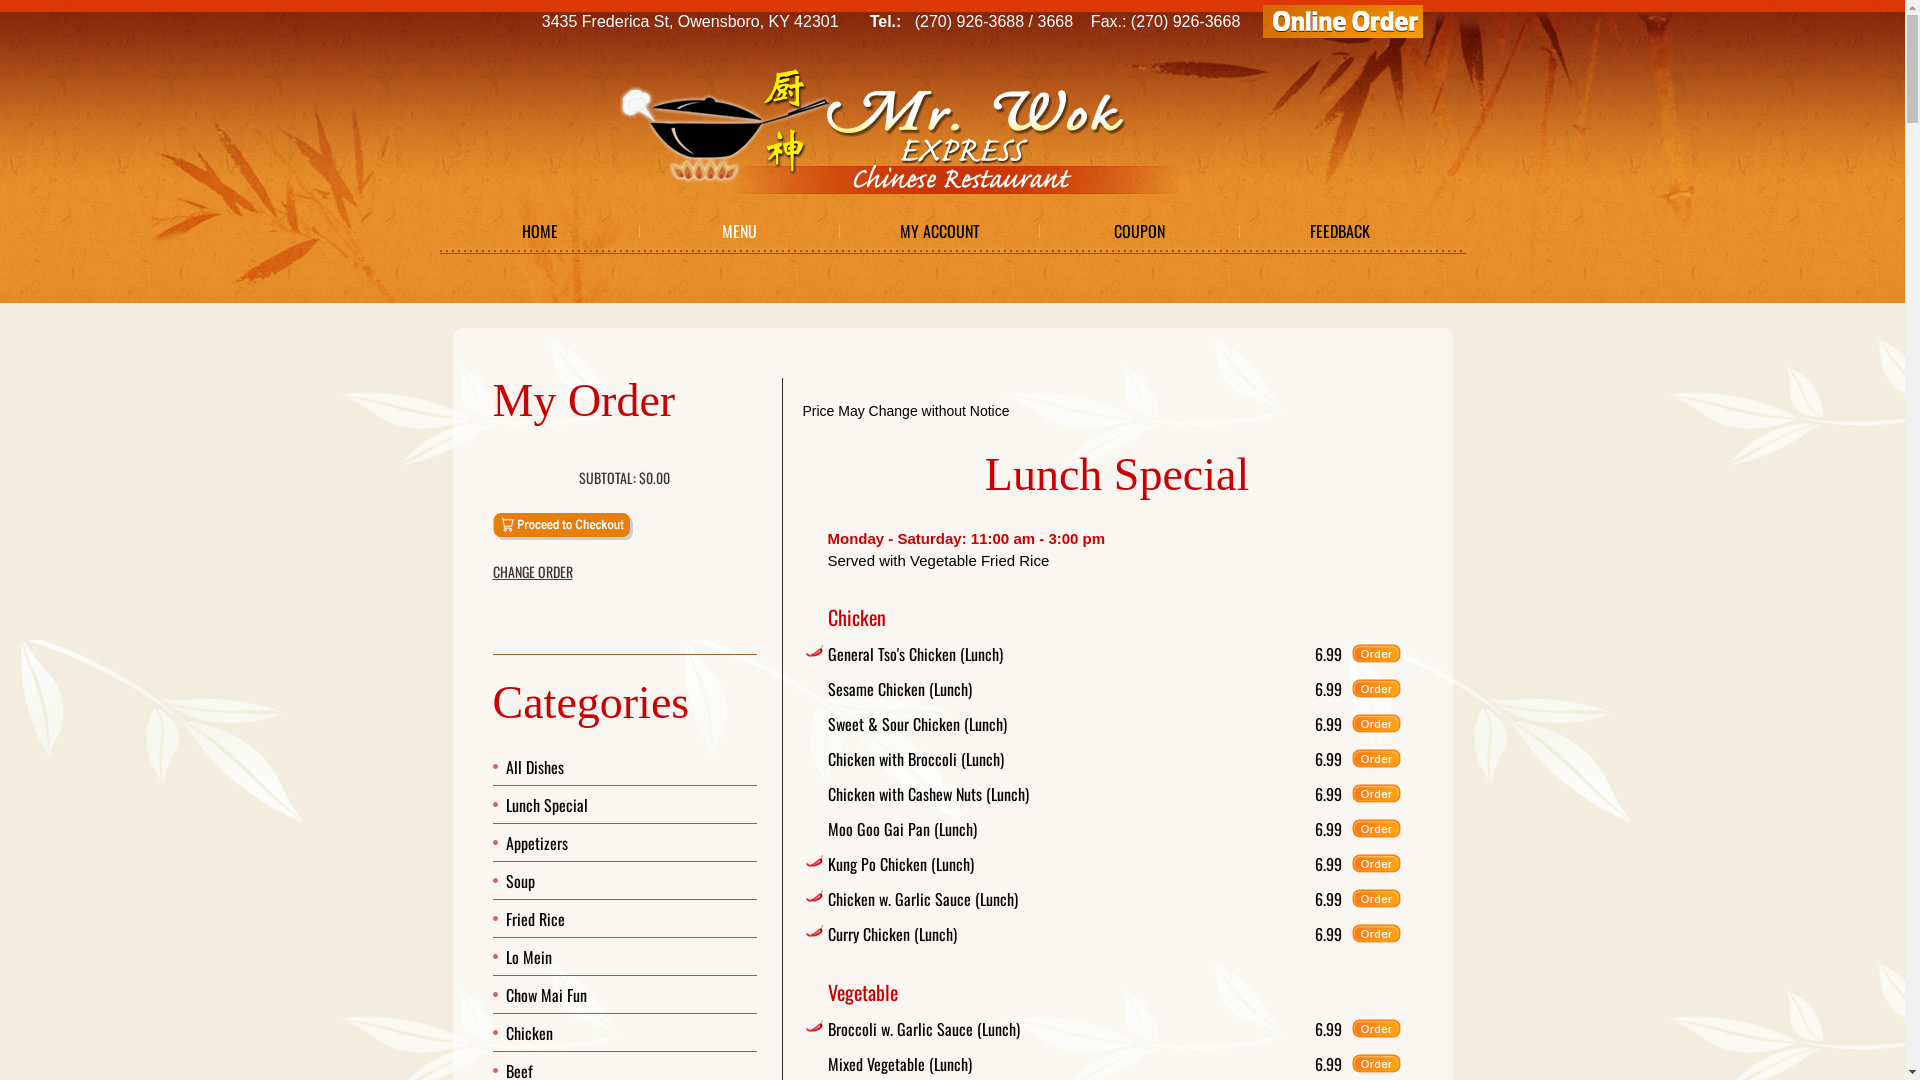 The width and height of the screenshot is (1920, 1080). I want to click on 'Lunch Special', so click(547, 804).